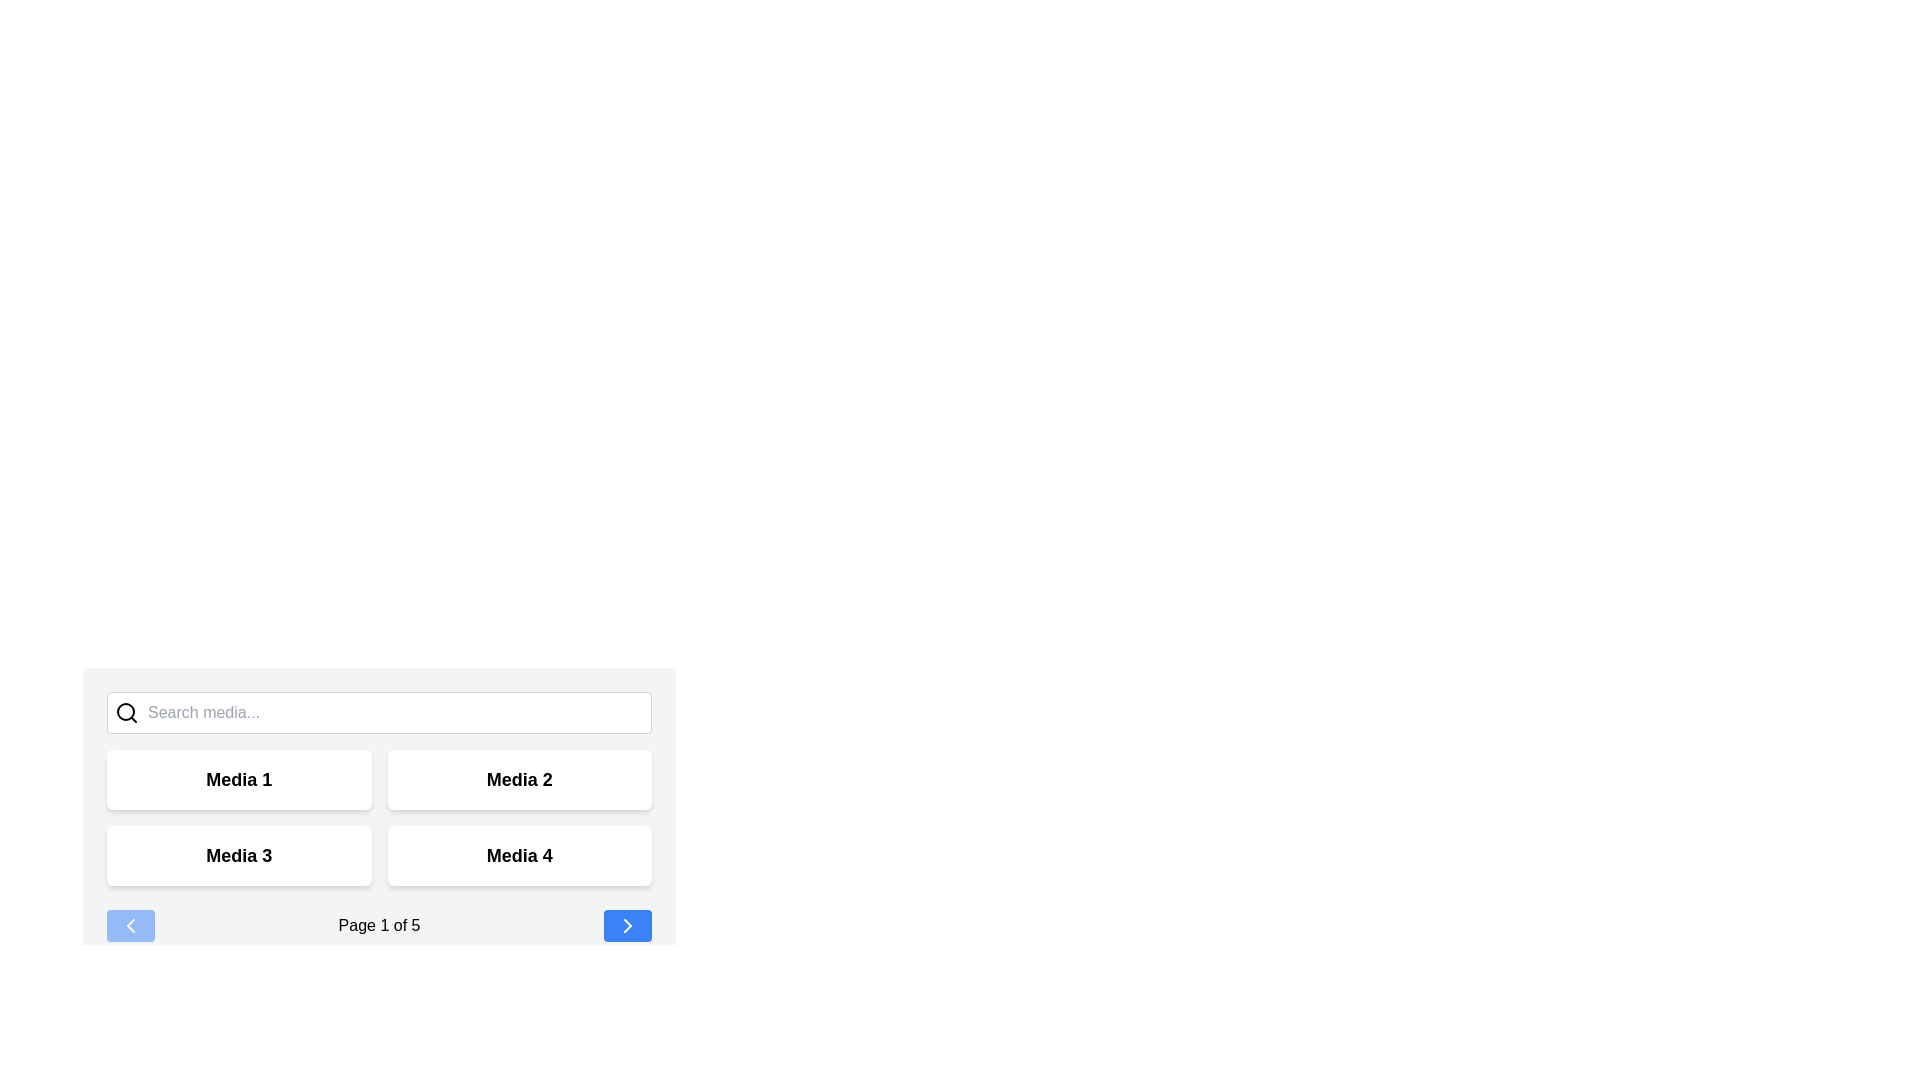 This screenshot has height=1080, width=1920. What do you see at coordinates (379, 925) in the screenshot?
I see `text displayed in the text label showing 'Page 1 of 5', which is centrally located at the bottom section of the layout` at bounding box center [379, 925].